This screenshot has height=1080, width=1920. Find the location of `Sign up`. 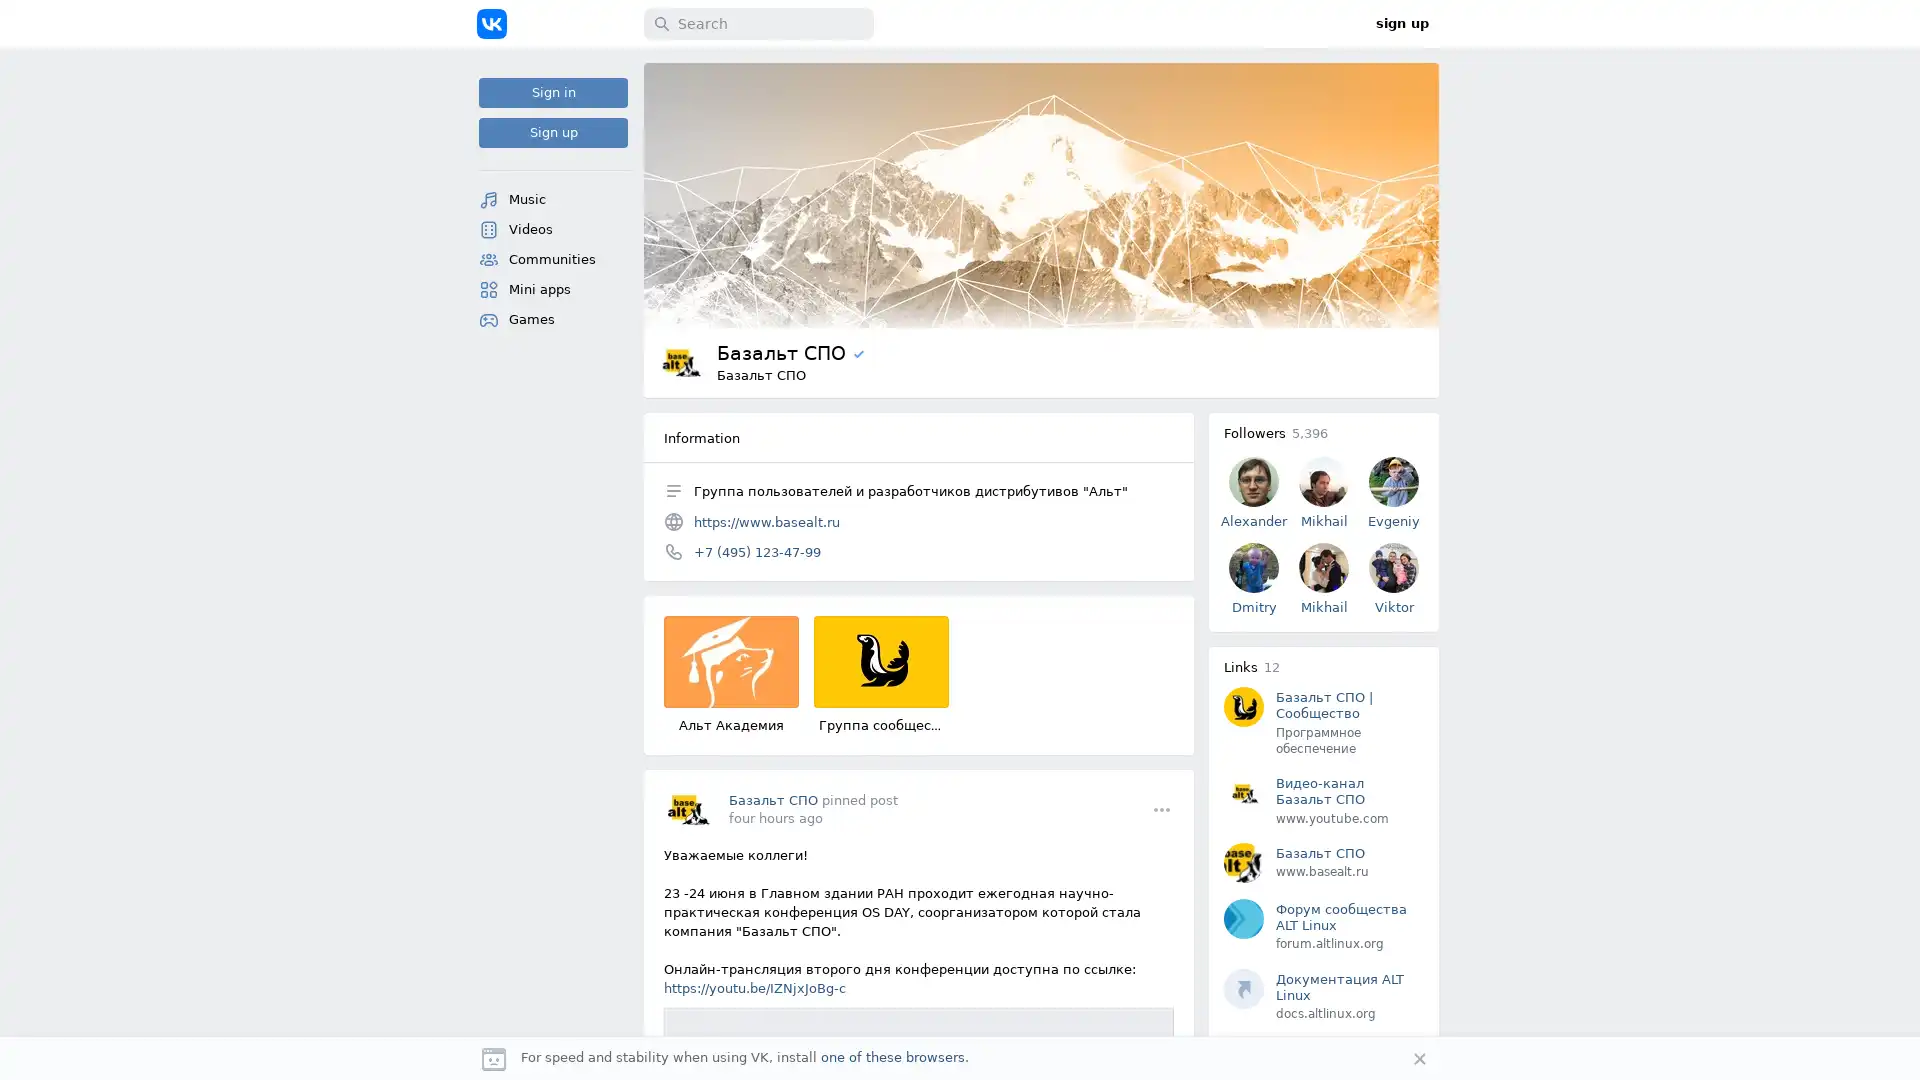

Sign up is located at coordinates (553, 132).